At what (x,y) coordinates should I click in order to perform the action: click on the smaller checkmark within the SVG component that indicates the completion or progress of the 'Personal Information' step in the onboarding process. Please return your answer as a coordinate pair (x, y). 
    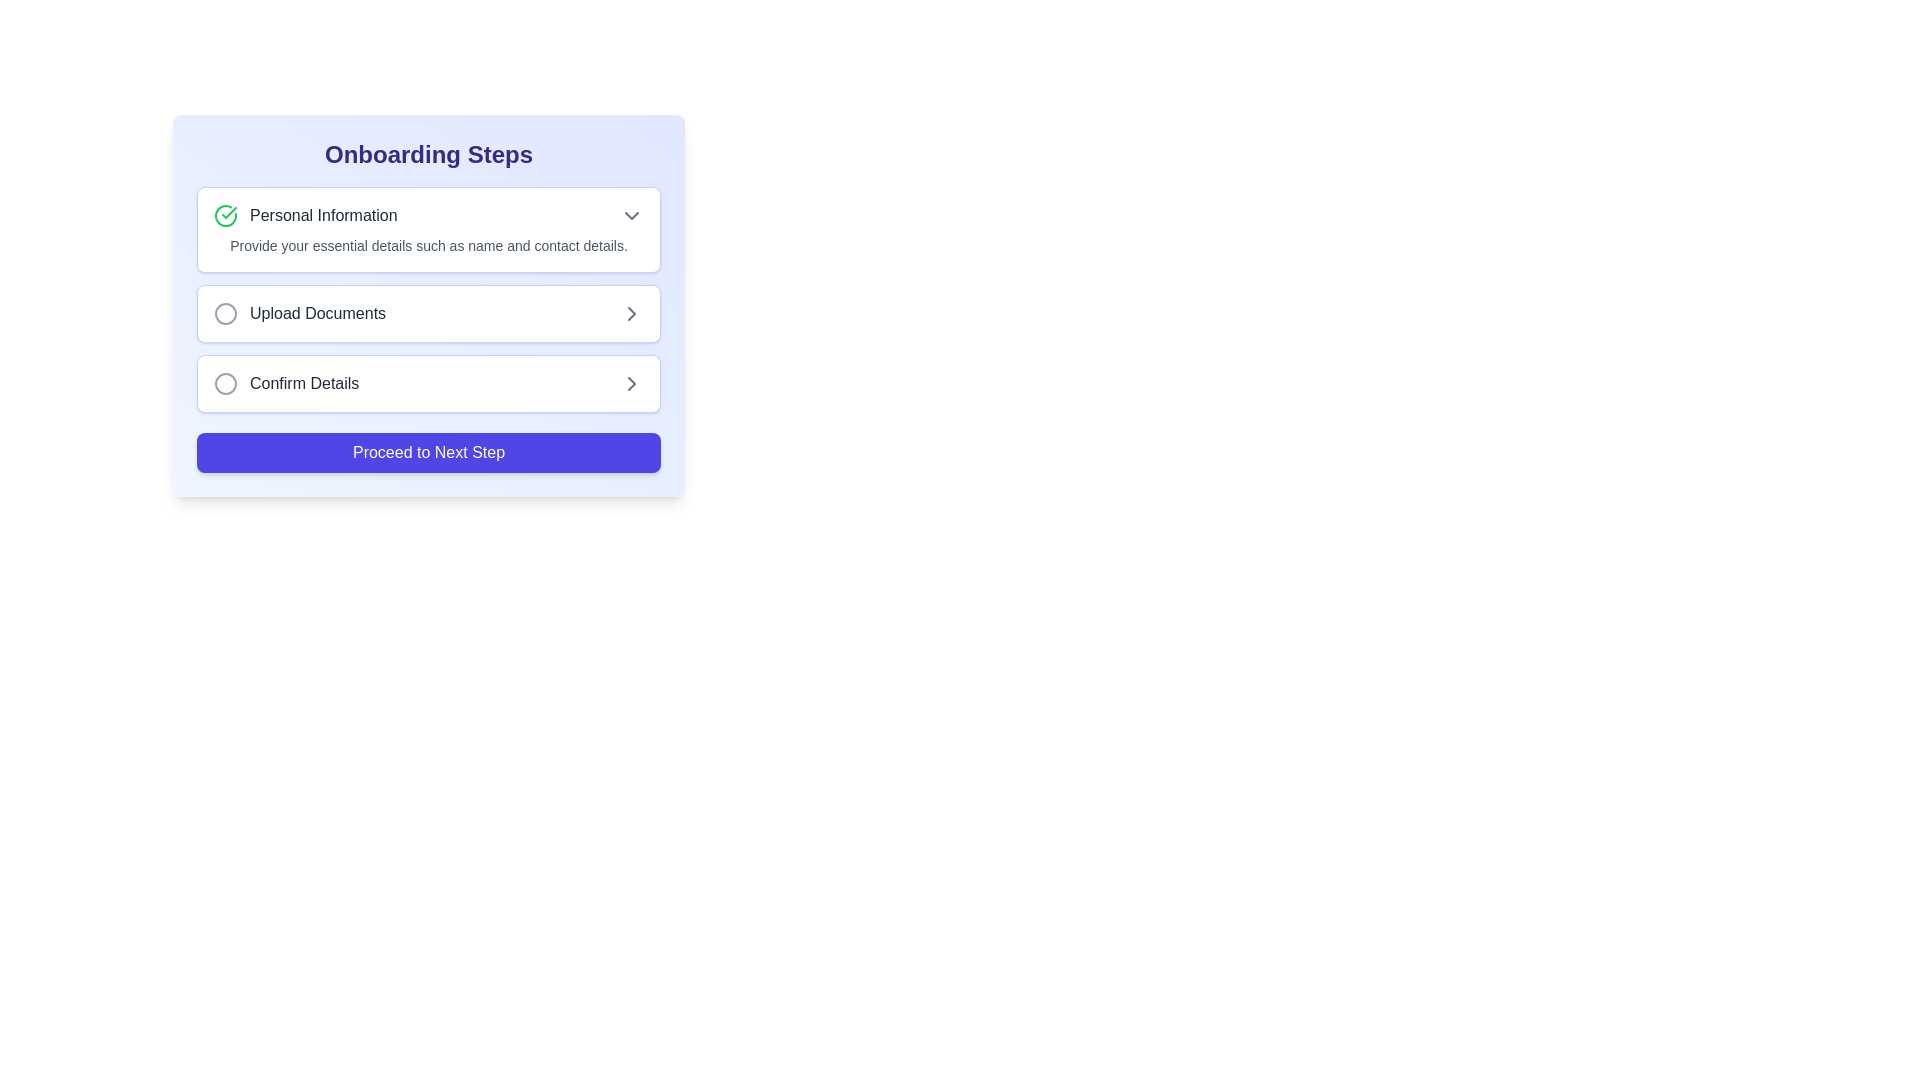
    Looking at the image, I should click on (229, 212).